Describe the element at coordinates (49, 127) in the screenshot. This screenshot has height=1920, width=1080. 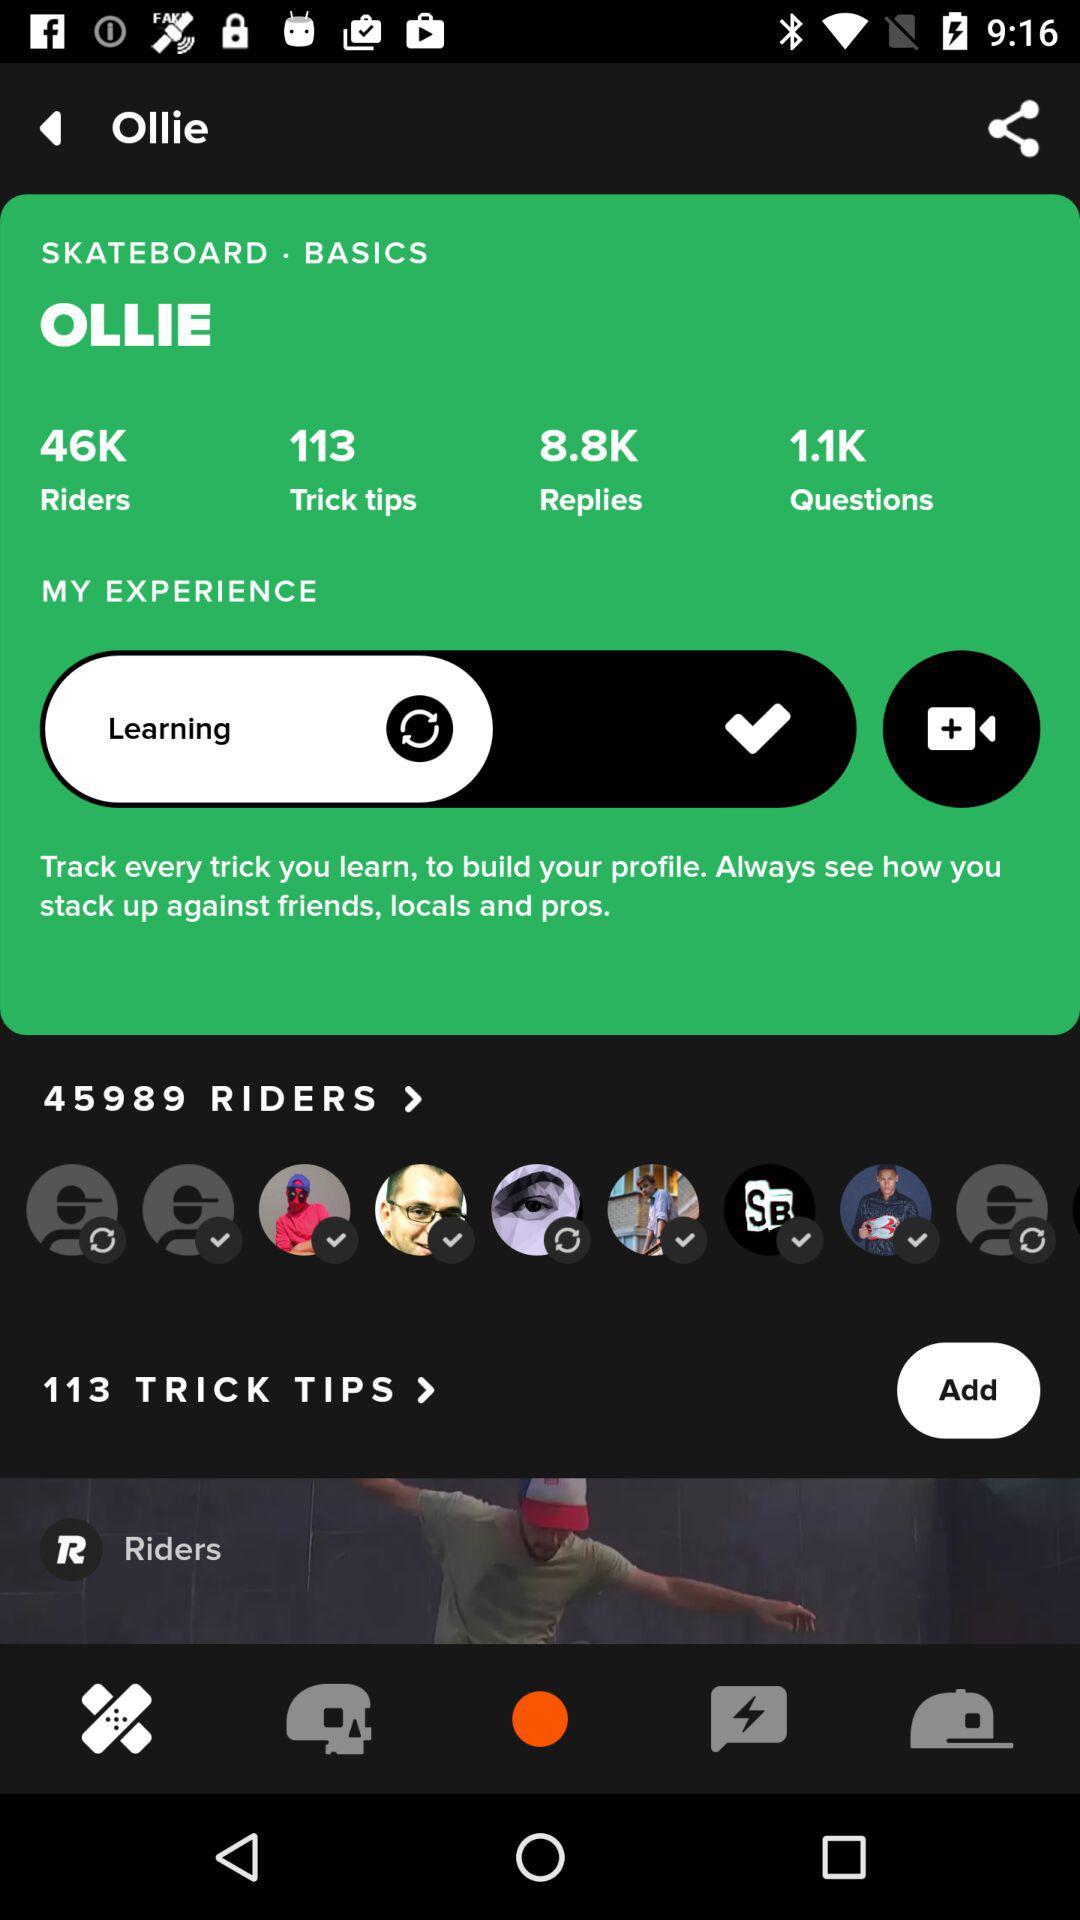
I see `the arrow_backward icon` at that location.